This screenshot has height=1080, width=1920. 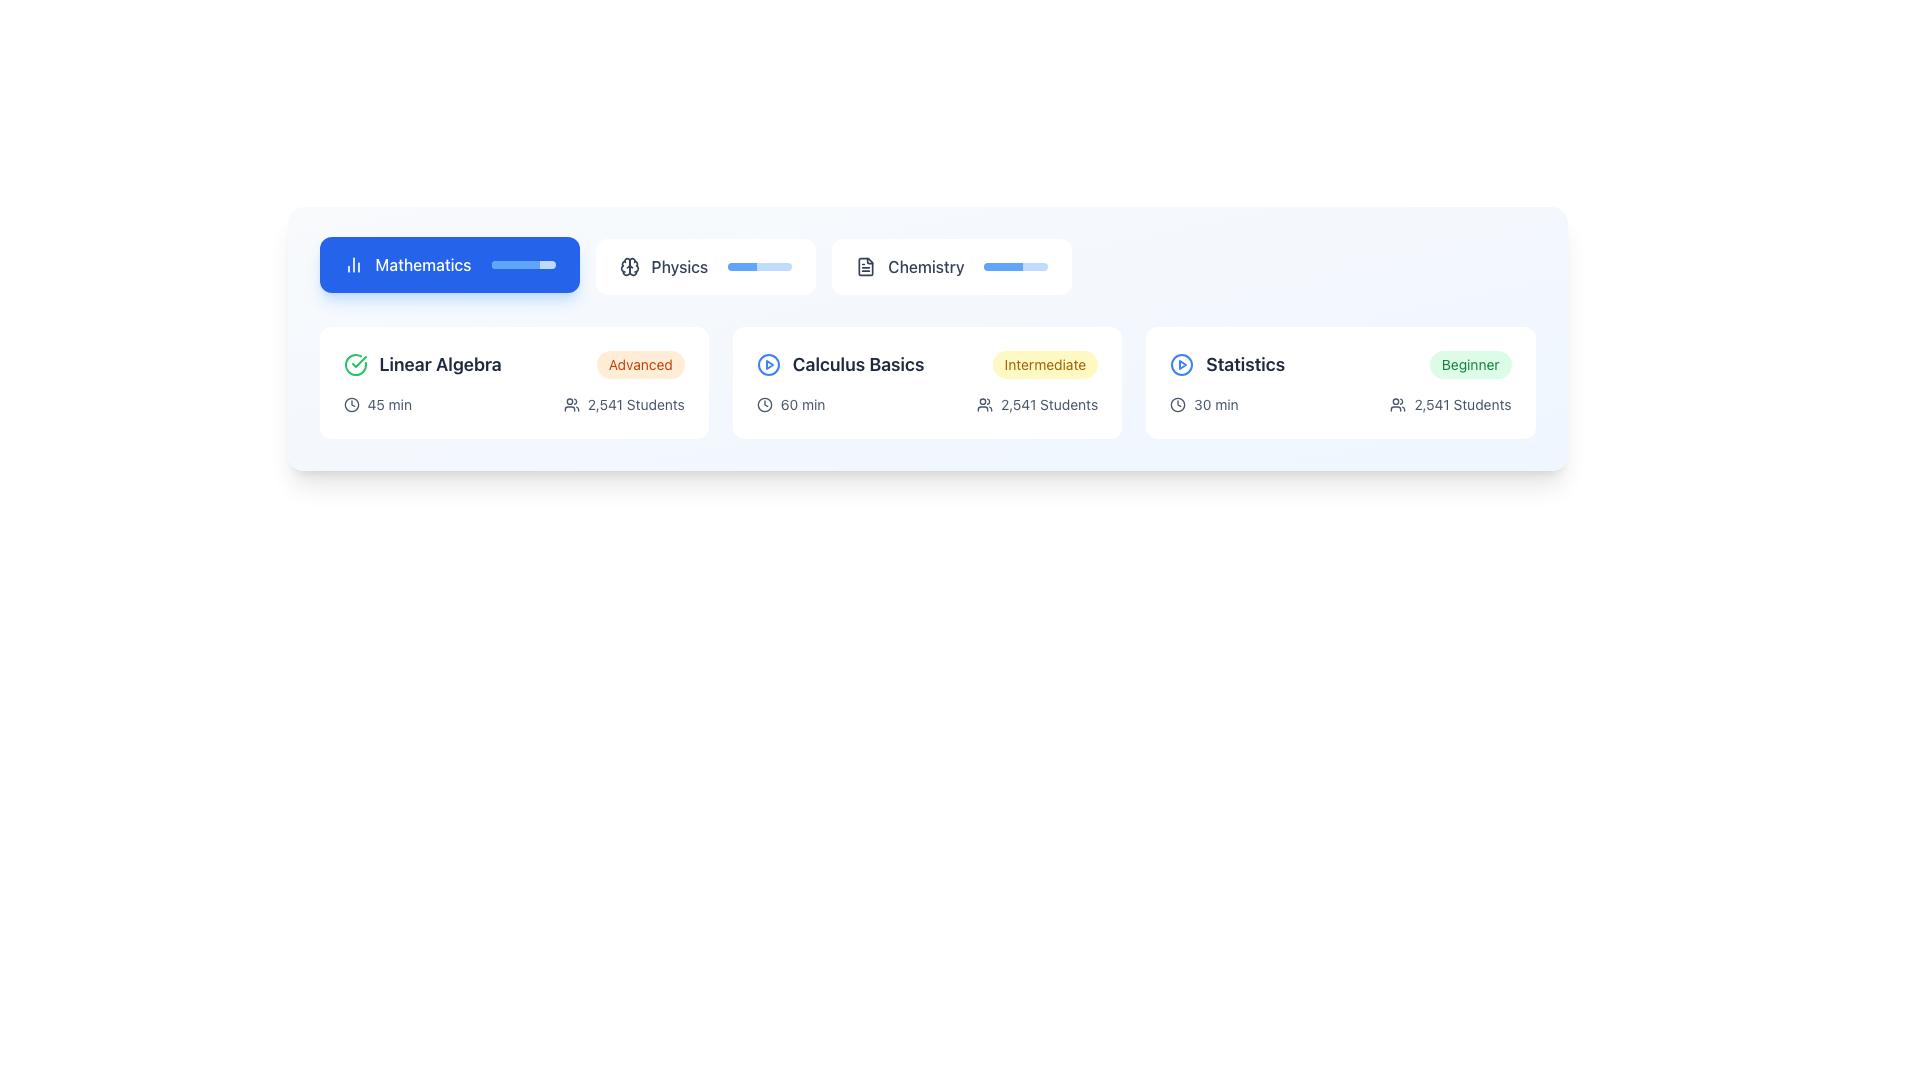 What do you see at coordinates (448, 264) in the screenshot?
I see `the blue 'Mathematics' button with a rounded rectangle shape, which contains an icon of statistical columns and the text 'Mathematics' in white` at bounding box center [448, 264].